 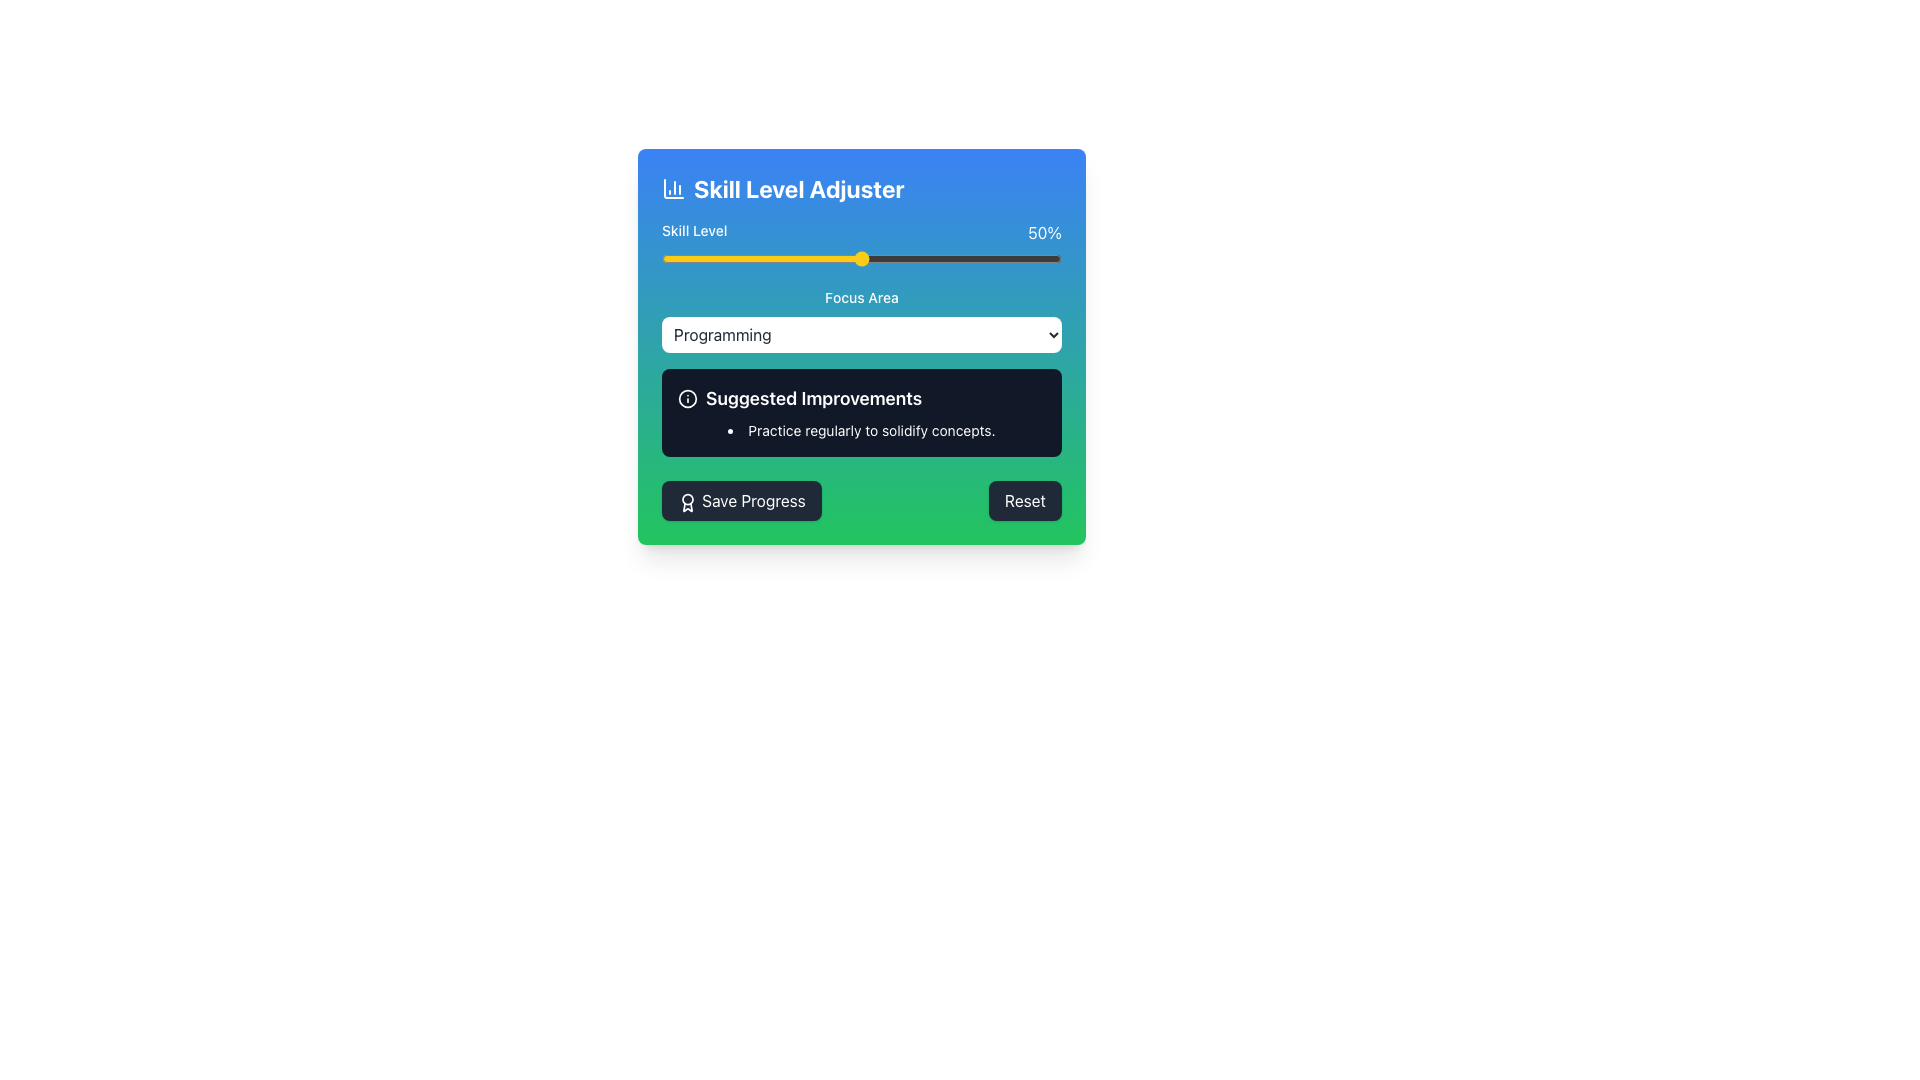 What do you see at coordinates (1045, 257) in the screenshot?
I see `the skill level` at bounding box center [1045, 257].